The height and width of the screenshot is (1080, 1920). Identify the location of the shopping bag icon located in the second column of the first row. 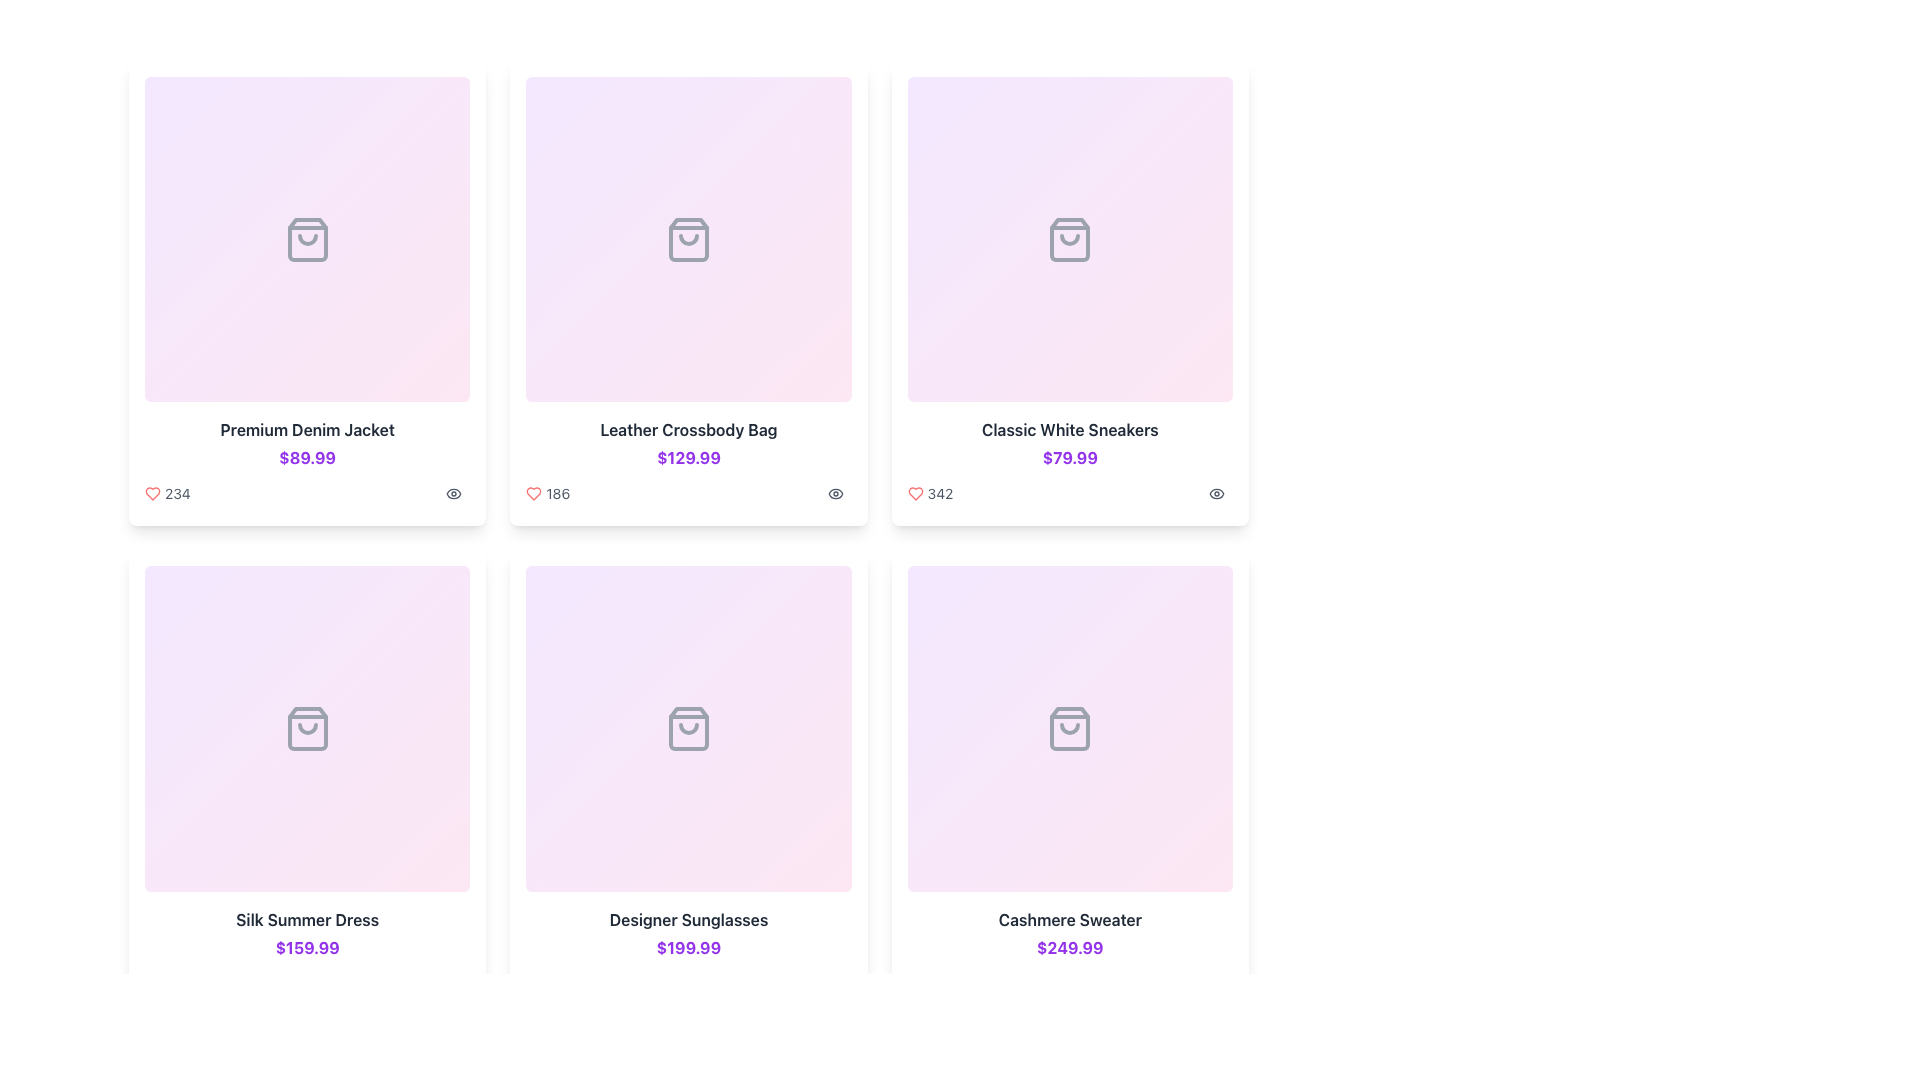
(688, 238).